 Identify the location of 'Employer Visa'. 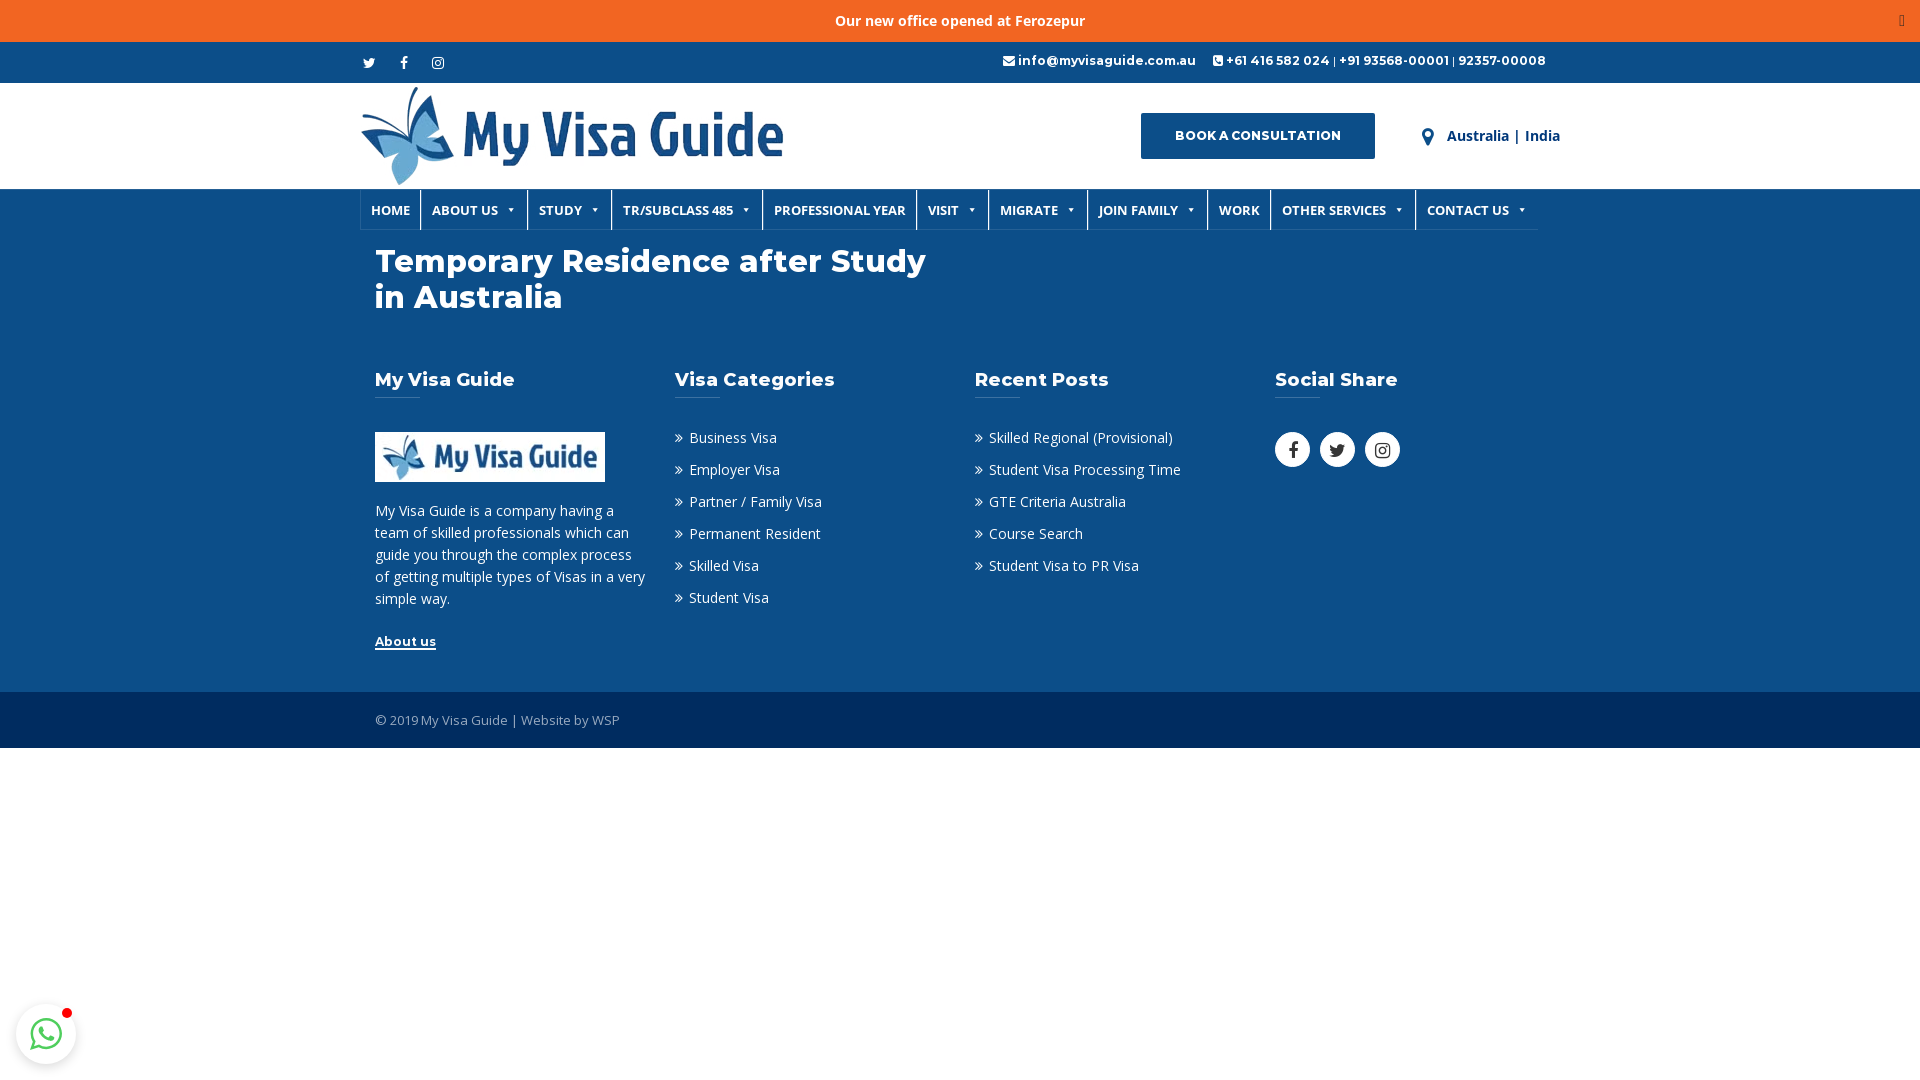
(726, 469).